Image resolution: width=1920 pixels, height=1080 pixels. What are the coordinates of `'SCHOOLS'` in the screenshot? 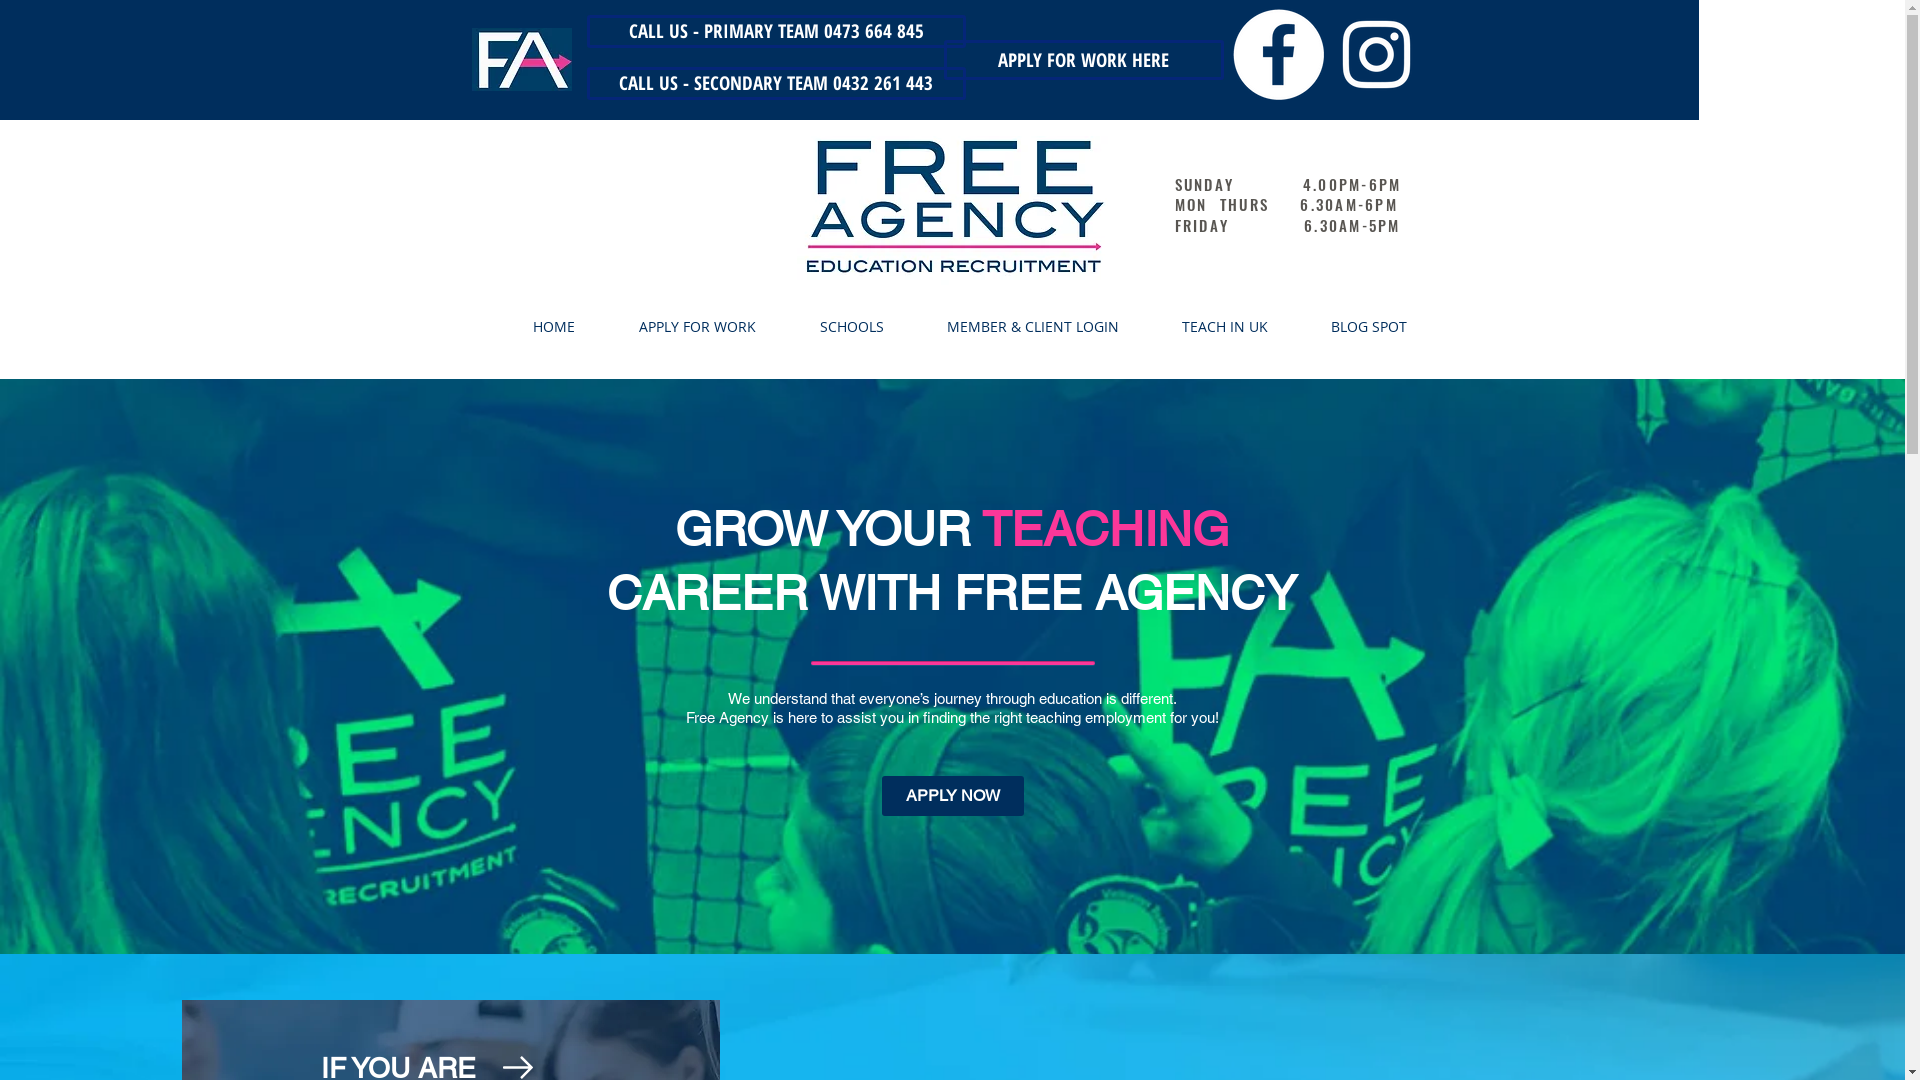 It's located at (834, 325).